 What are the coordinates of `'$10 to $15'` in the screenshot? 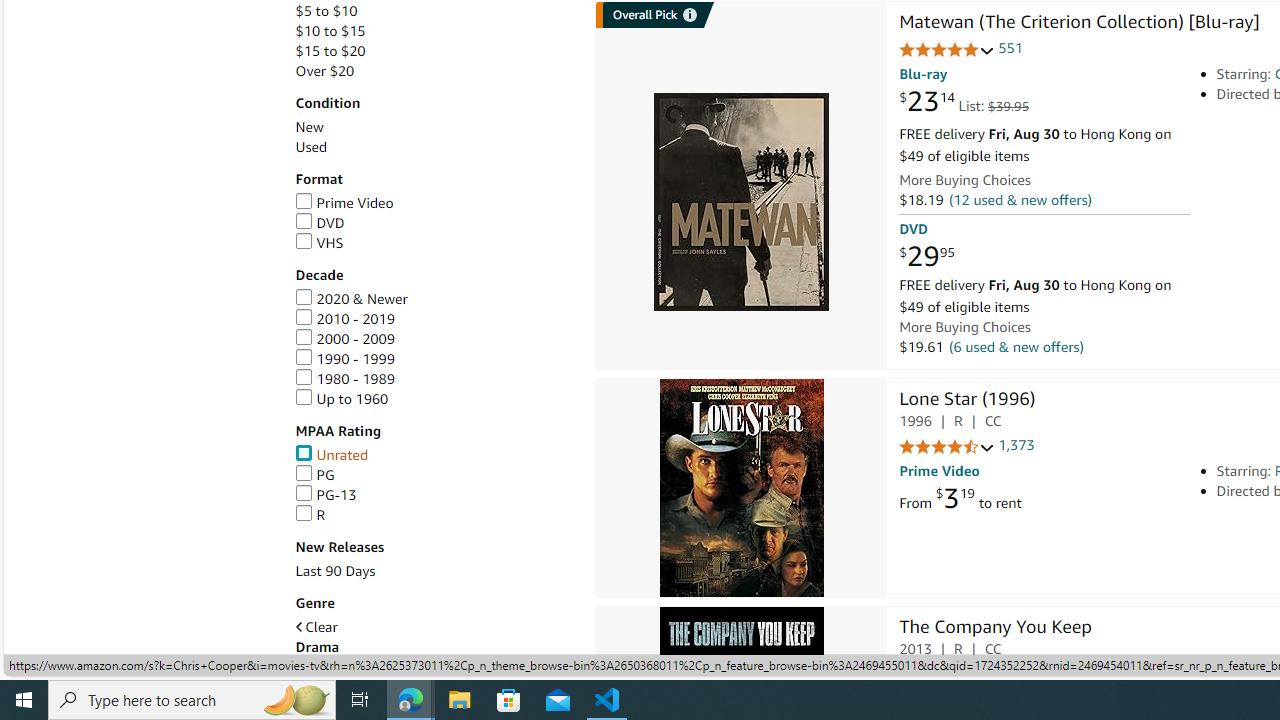 It's located at (433, 31).